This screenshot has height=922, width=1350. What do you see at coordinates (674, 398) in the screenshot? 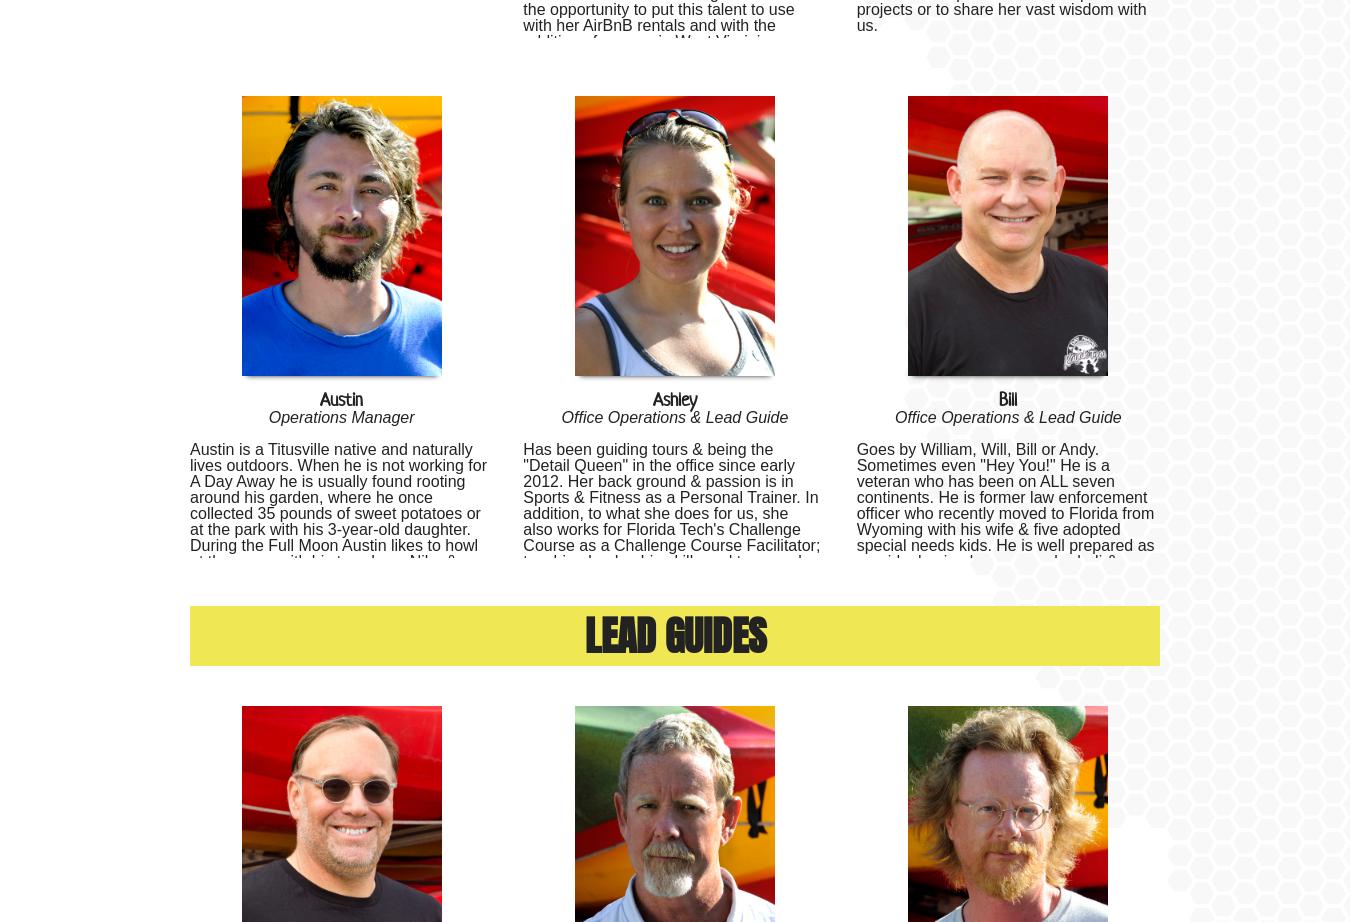
I see `'Ashley'` at bounding box center [674, 398].